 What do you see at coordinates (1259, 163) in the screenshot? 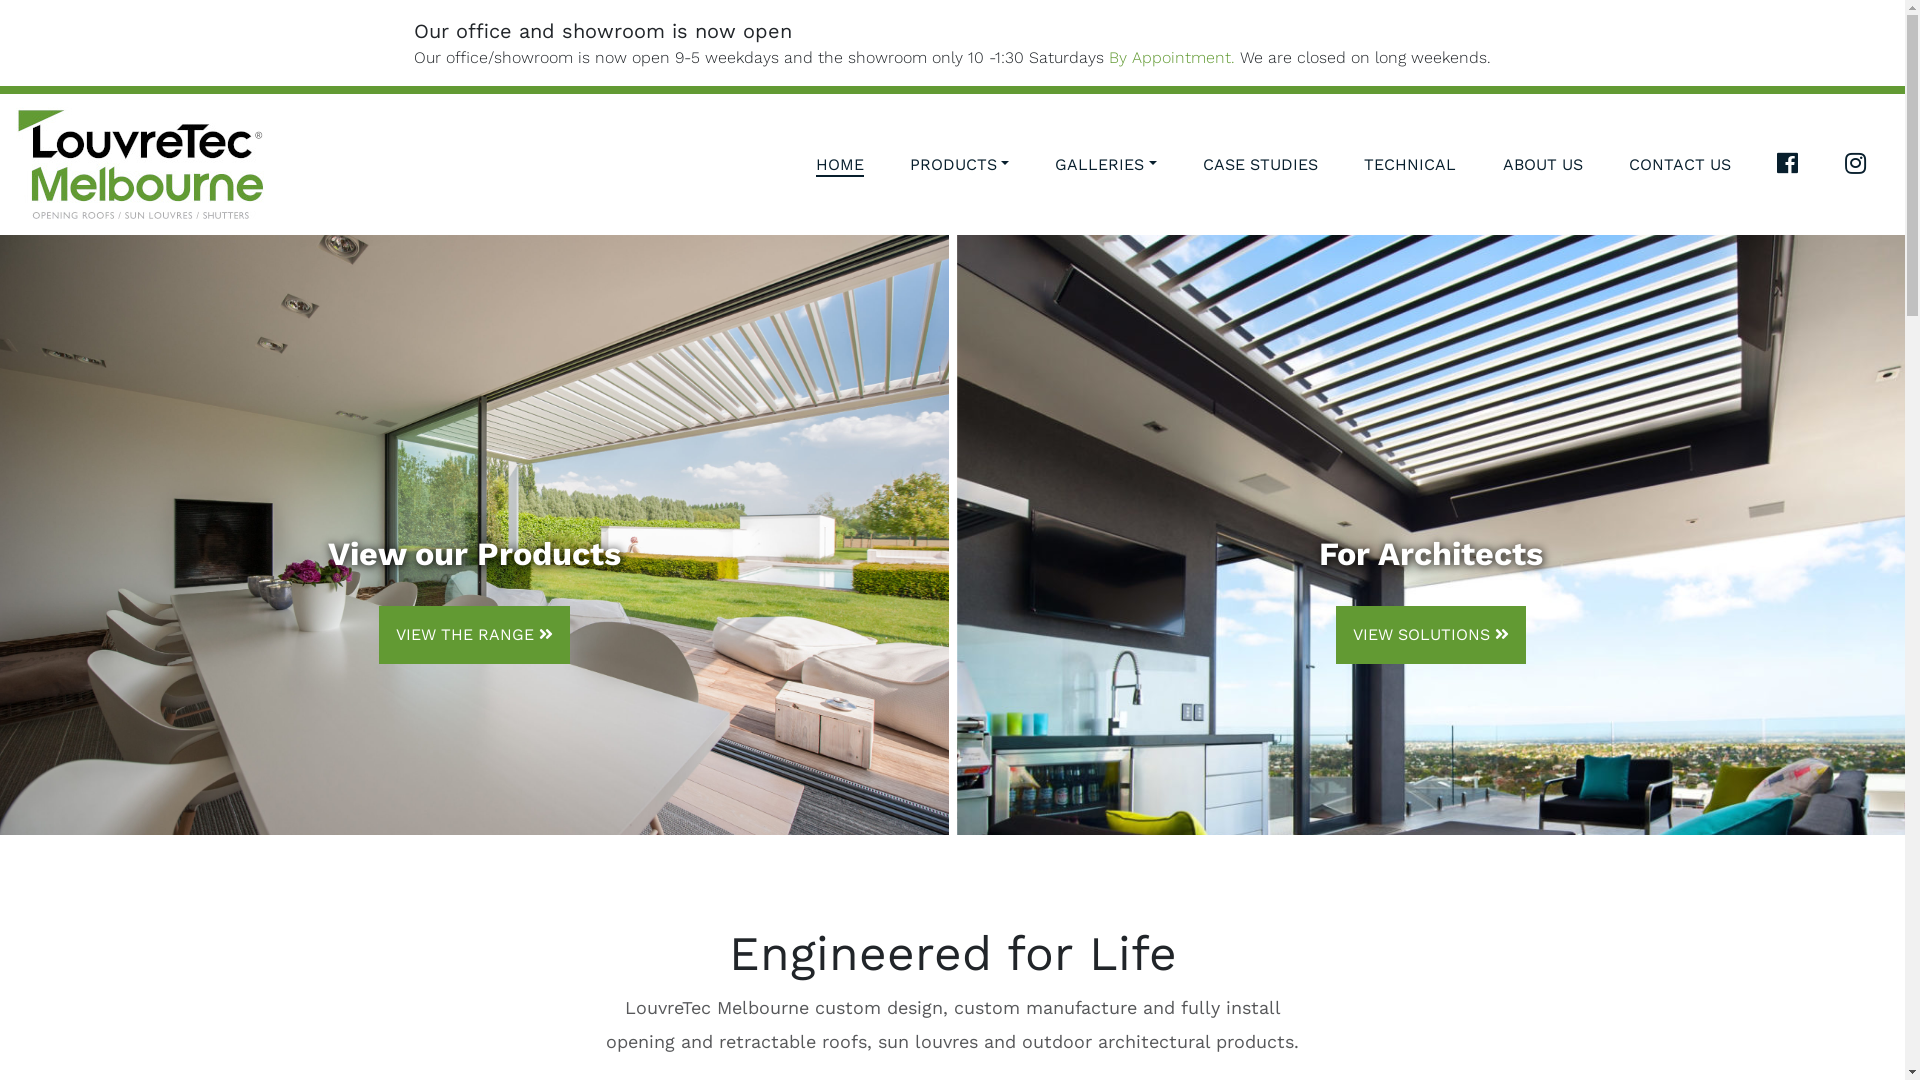
I see `'CASE STUDIES'` at bounding box center [1259, 163].